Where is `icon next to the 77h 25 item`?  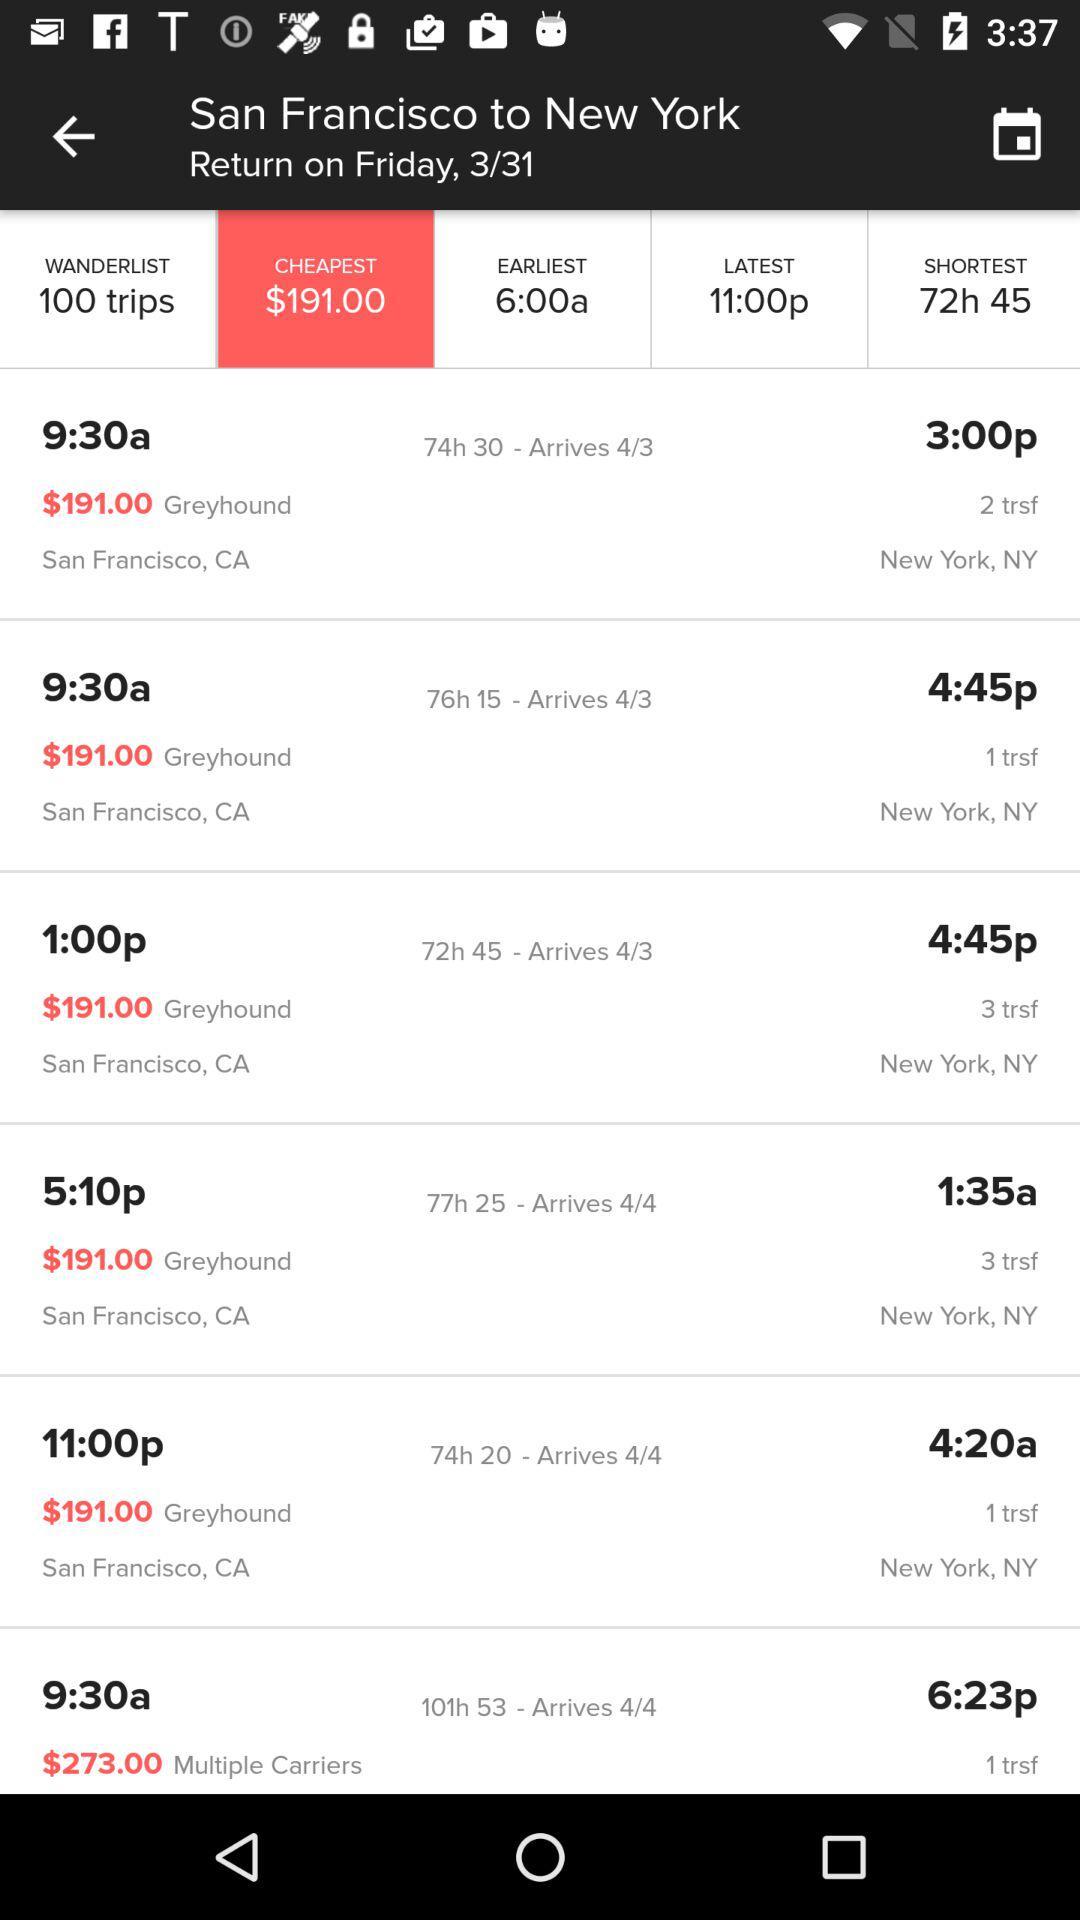
icon next to the 77h 25 item is located at coordinates (94, 1193).